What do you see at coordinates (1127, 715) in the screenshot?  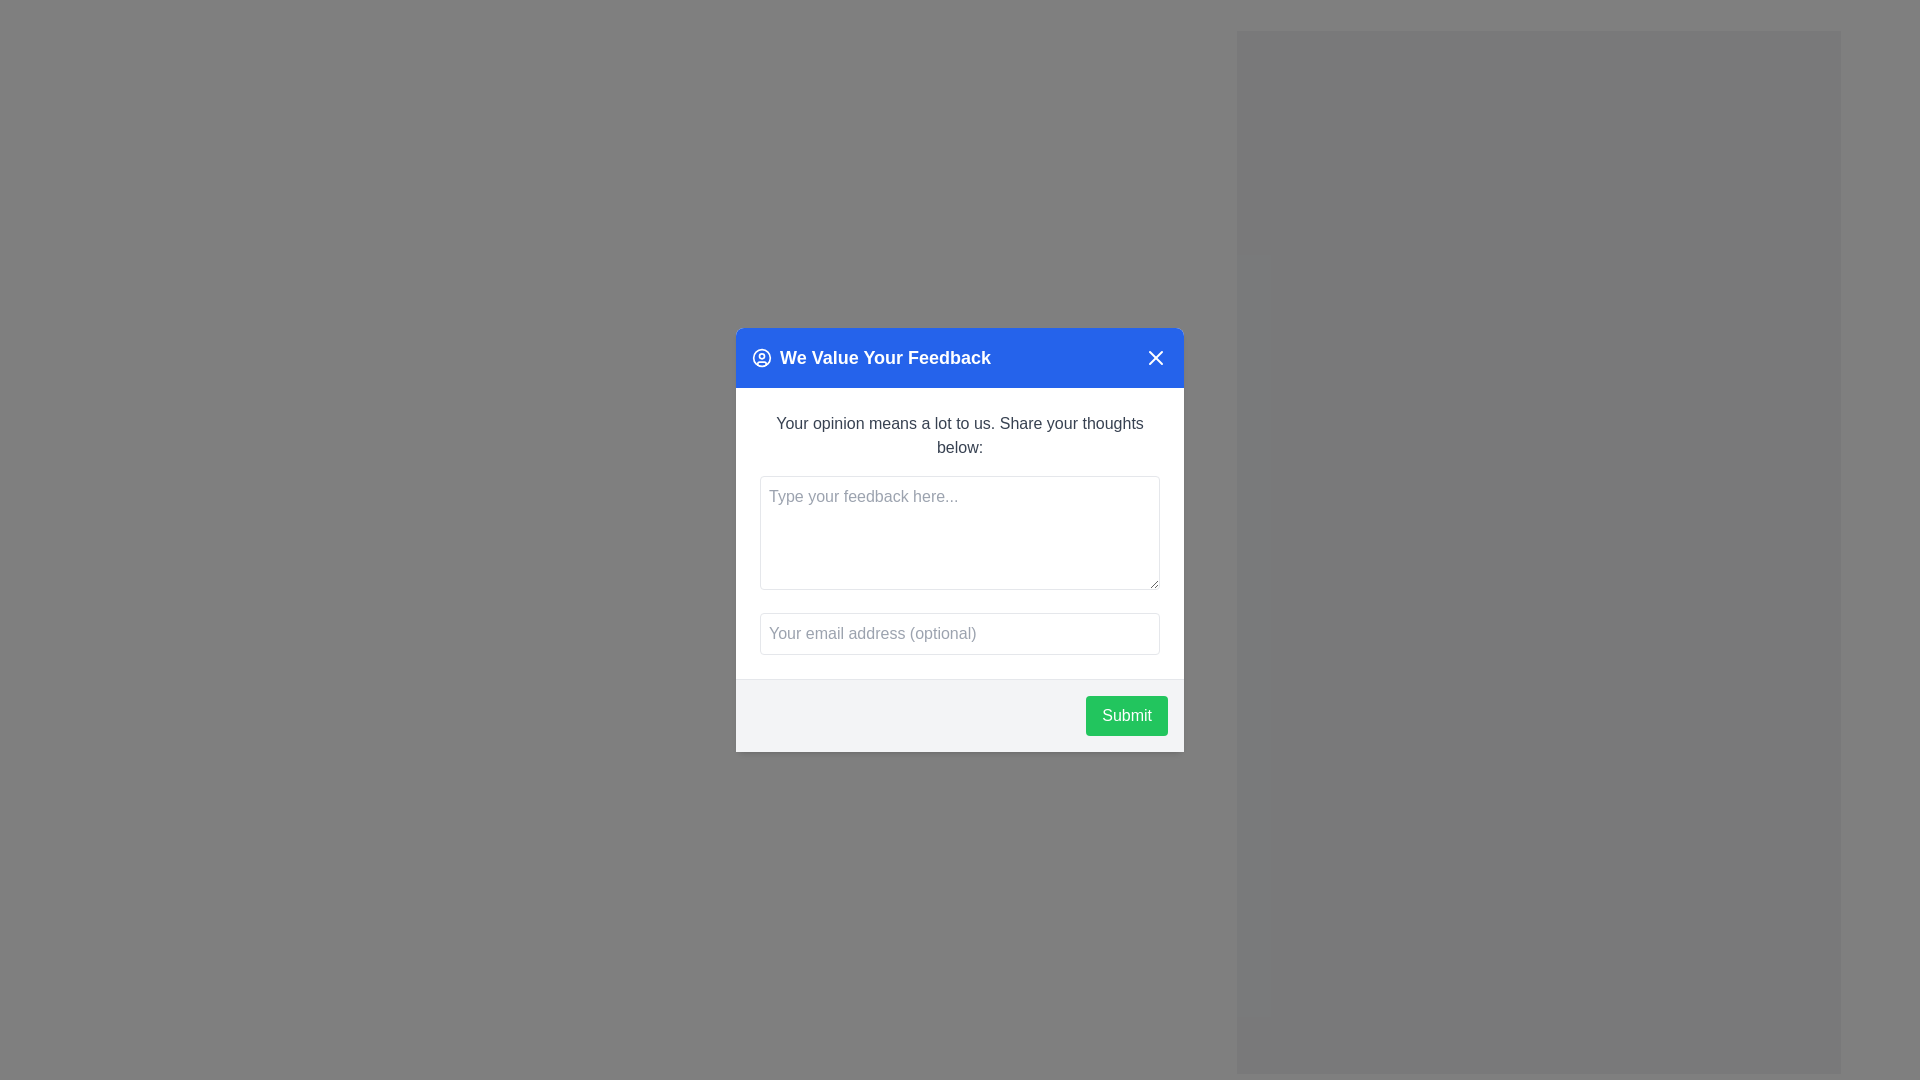 I see `the submission button located at the bottom-right corner of the modal titled 'We Value Your Feedback' to observe the hover effect` at bounding box center [1127, 715].